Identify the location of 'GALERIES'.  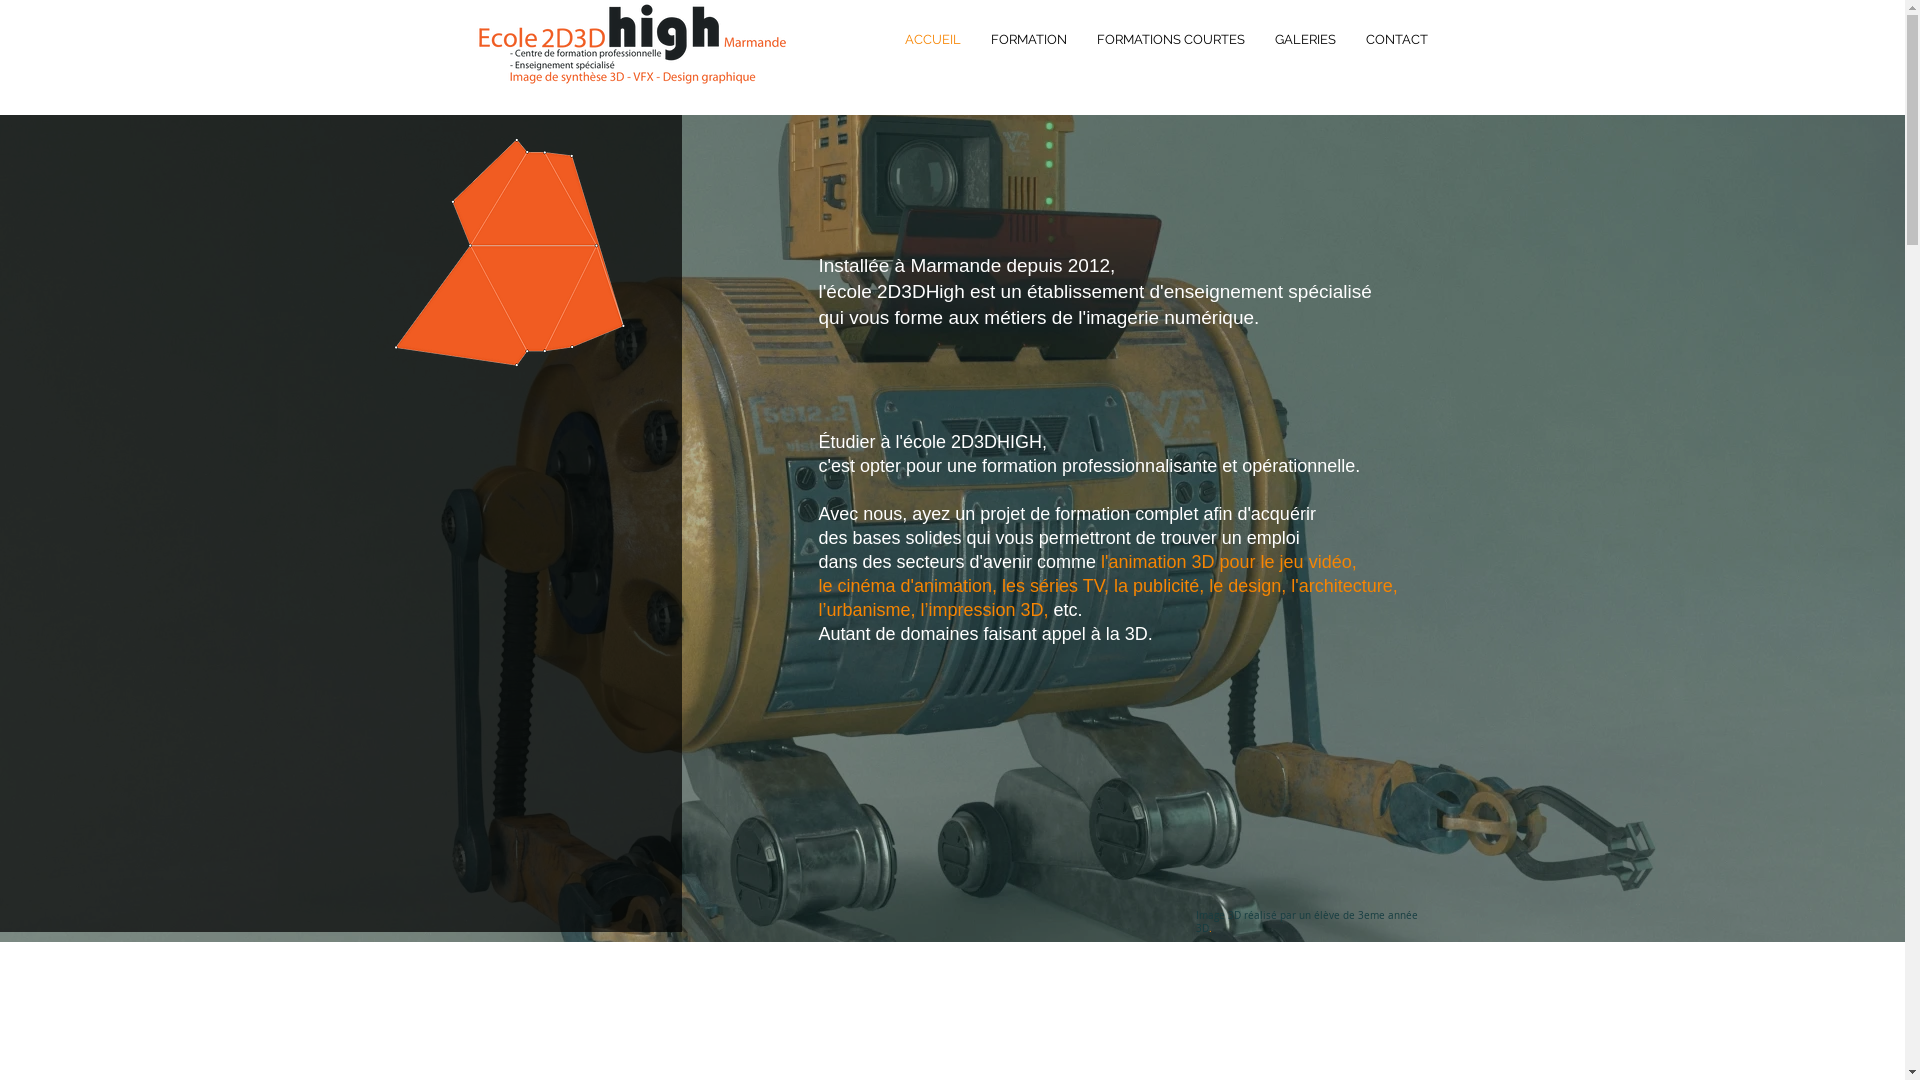
(1258, 39).